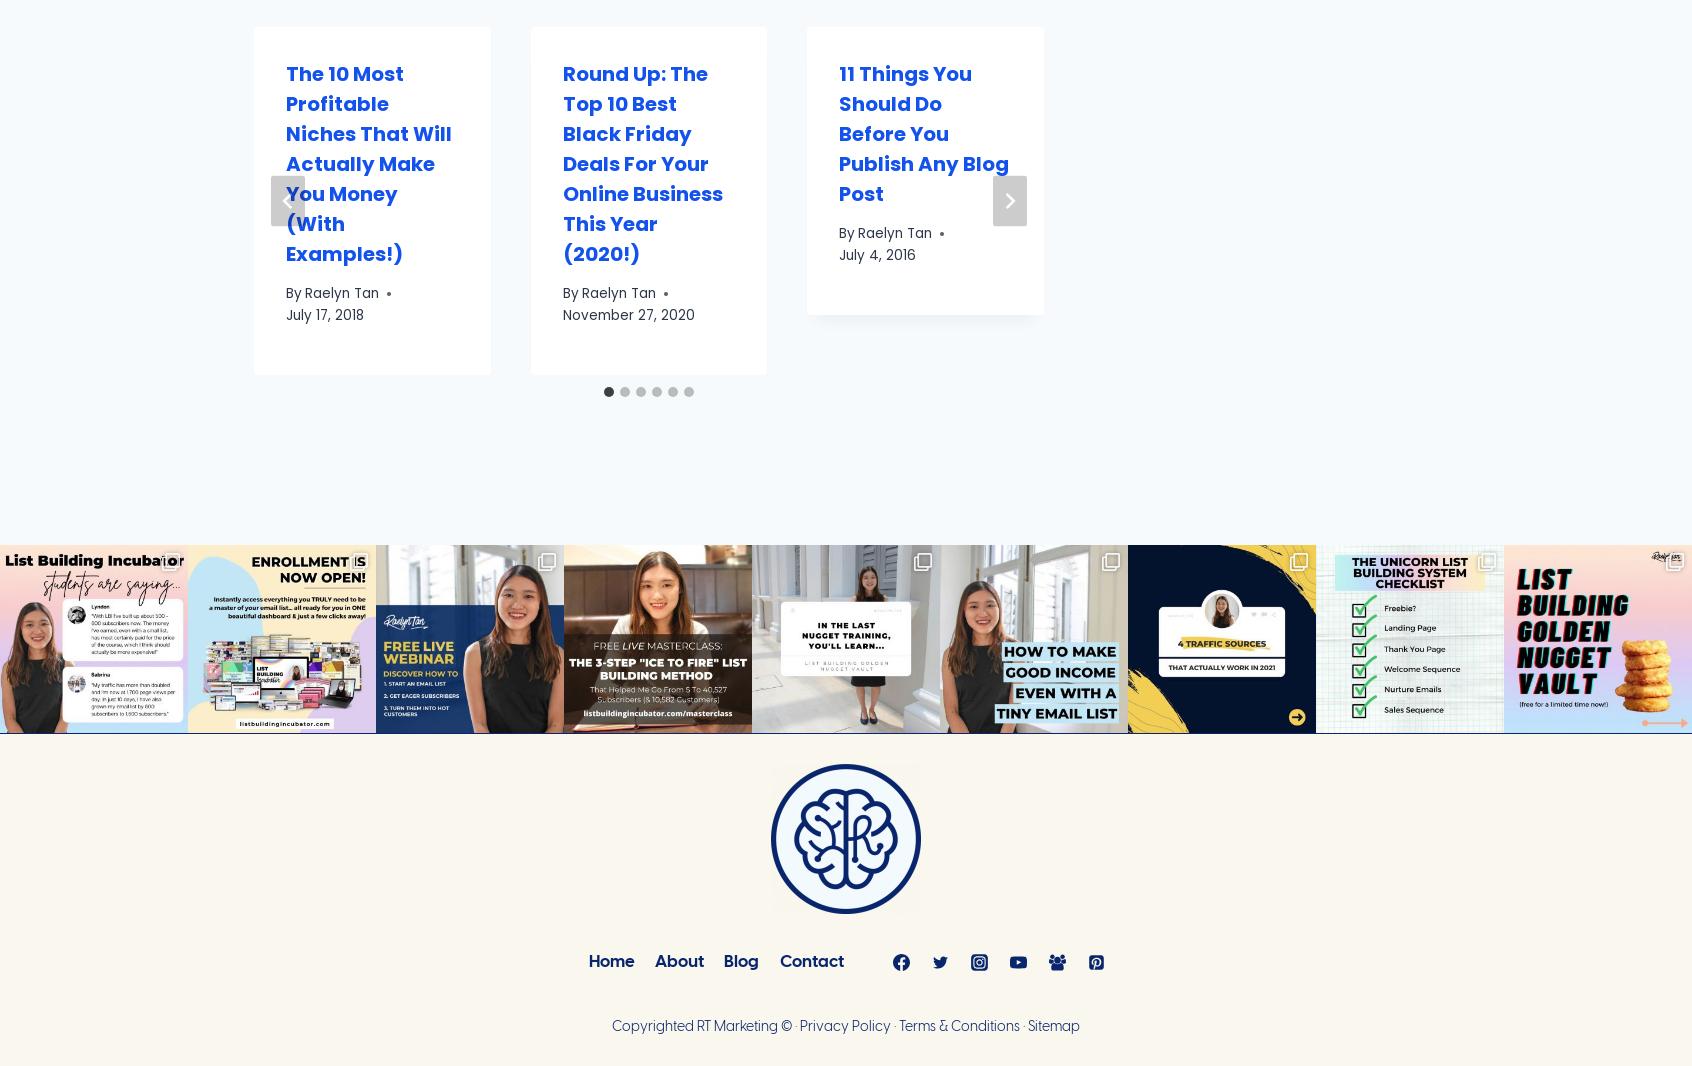  Describe the element at coordinates (324, 314) in the screenshot. I see `'July 17, 2018'` at that location.